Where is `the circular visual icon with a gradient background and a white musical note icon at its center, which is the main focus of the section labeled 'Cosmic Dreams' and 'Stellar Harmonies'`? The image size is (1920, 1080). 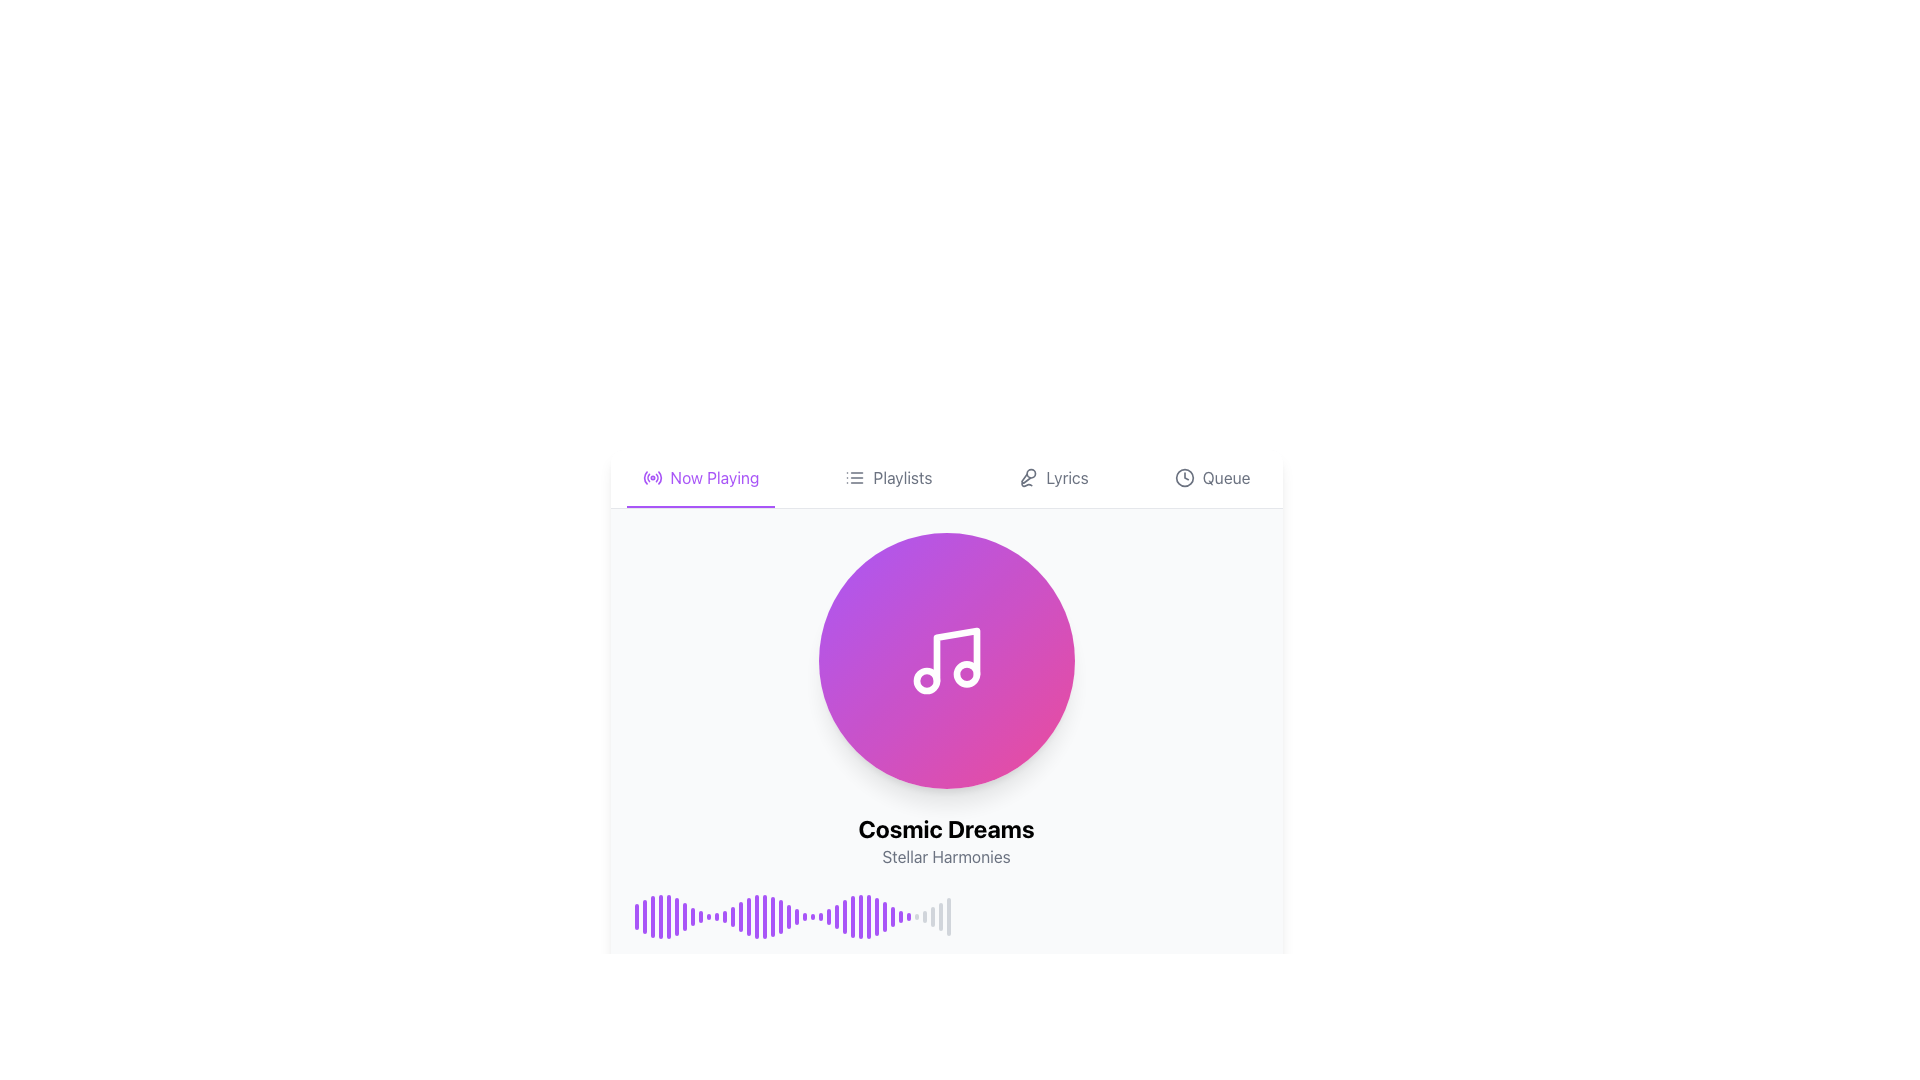
the circular visual icon with a gradient background and a white musical note icon at its center, which is the main focus of the section labeled 'Cosmic Dreams' and 'Stellar Harmonies' is located at coordinates (945, 660).